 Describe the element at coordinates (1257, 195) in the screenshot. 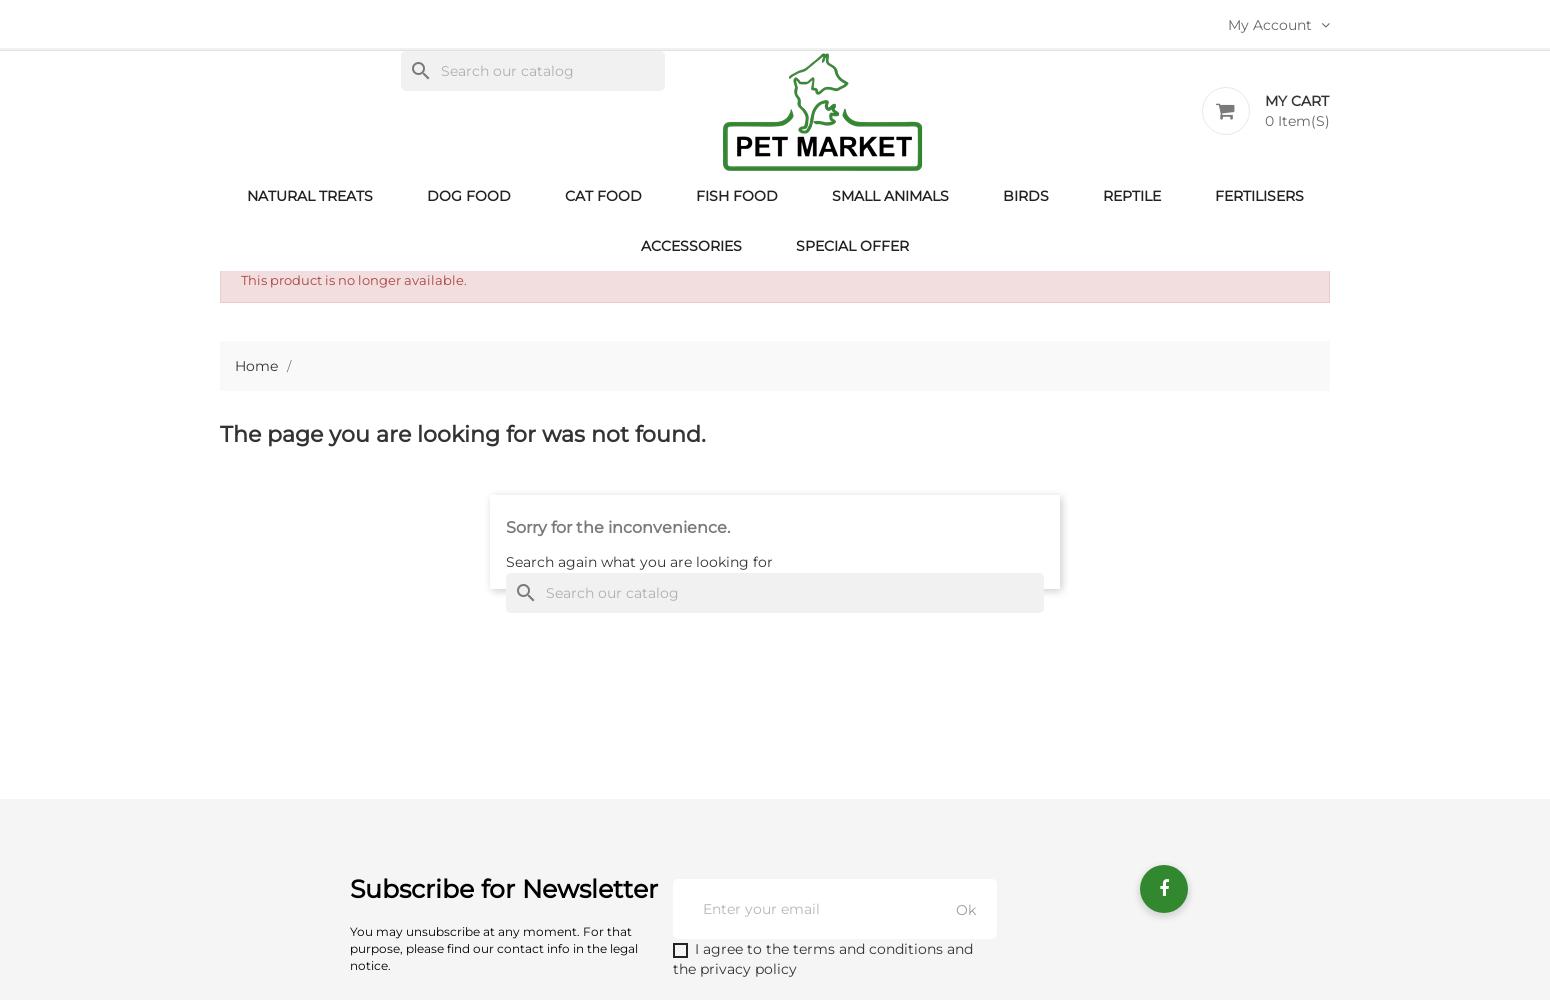

I see `'Fertilisers'` at that location.